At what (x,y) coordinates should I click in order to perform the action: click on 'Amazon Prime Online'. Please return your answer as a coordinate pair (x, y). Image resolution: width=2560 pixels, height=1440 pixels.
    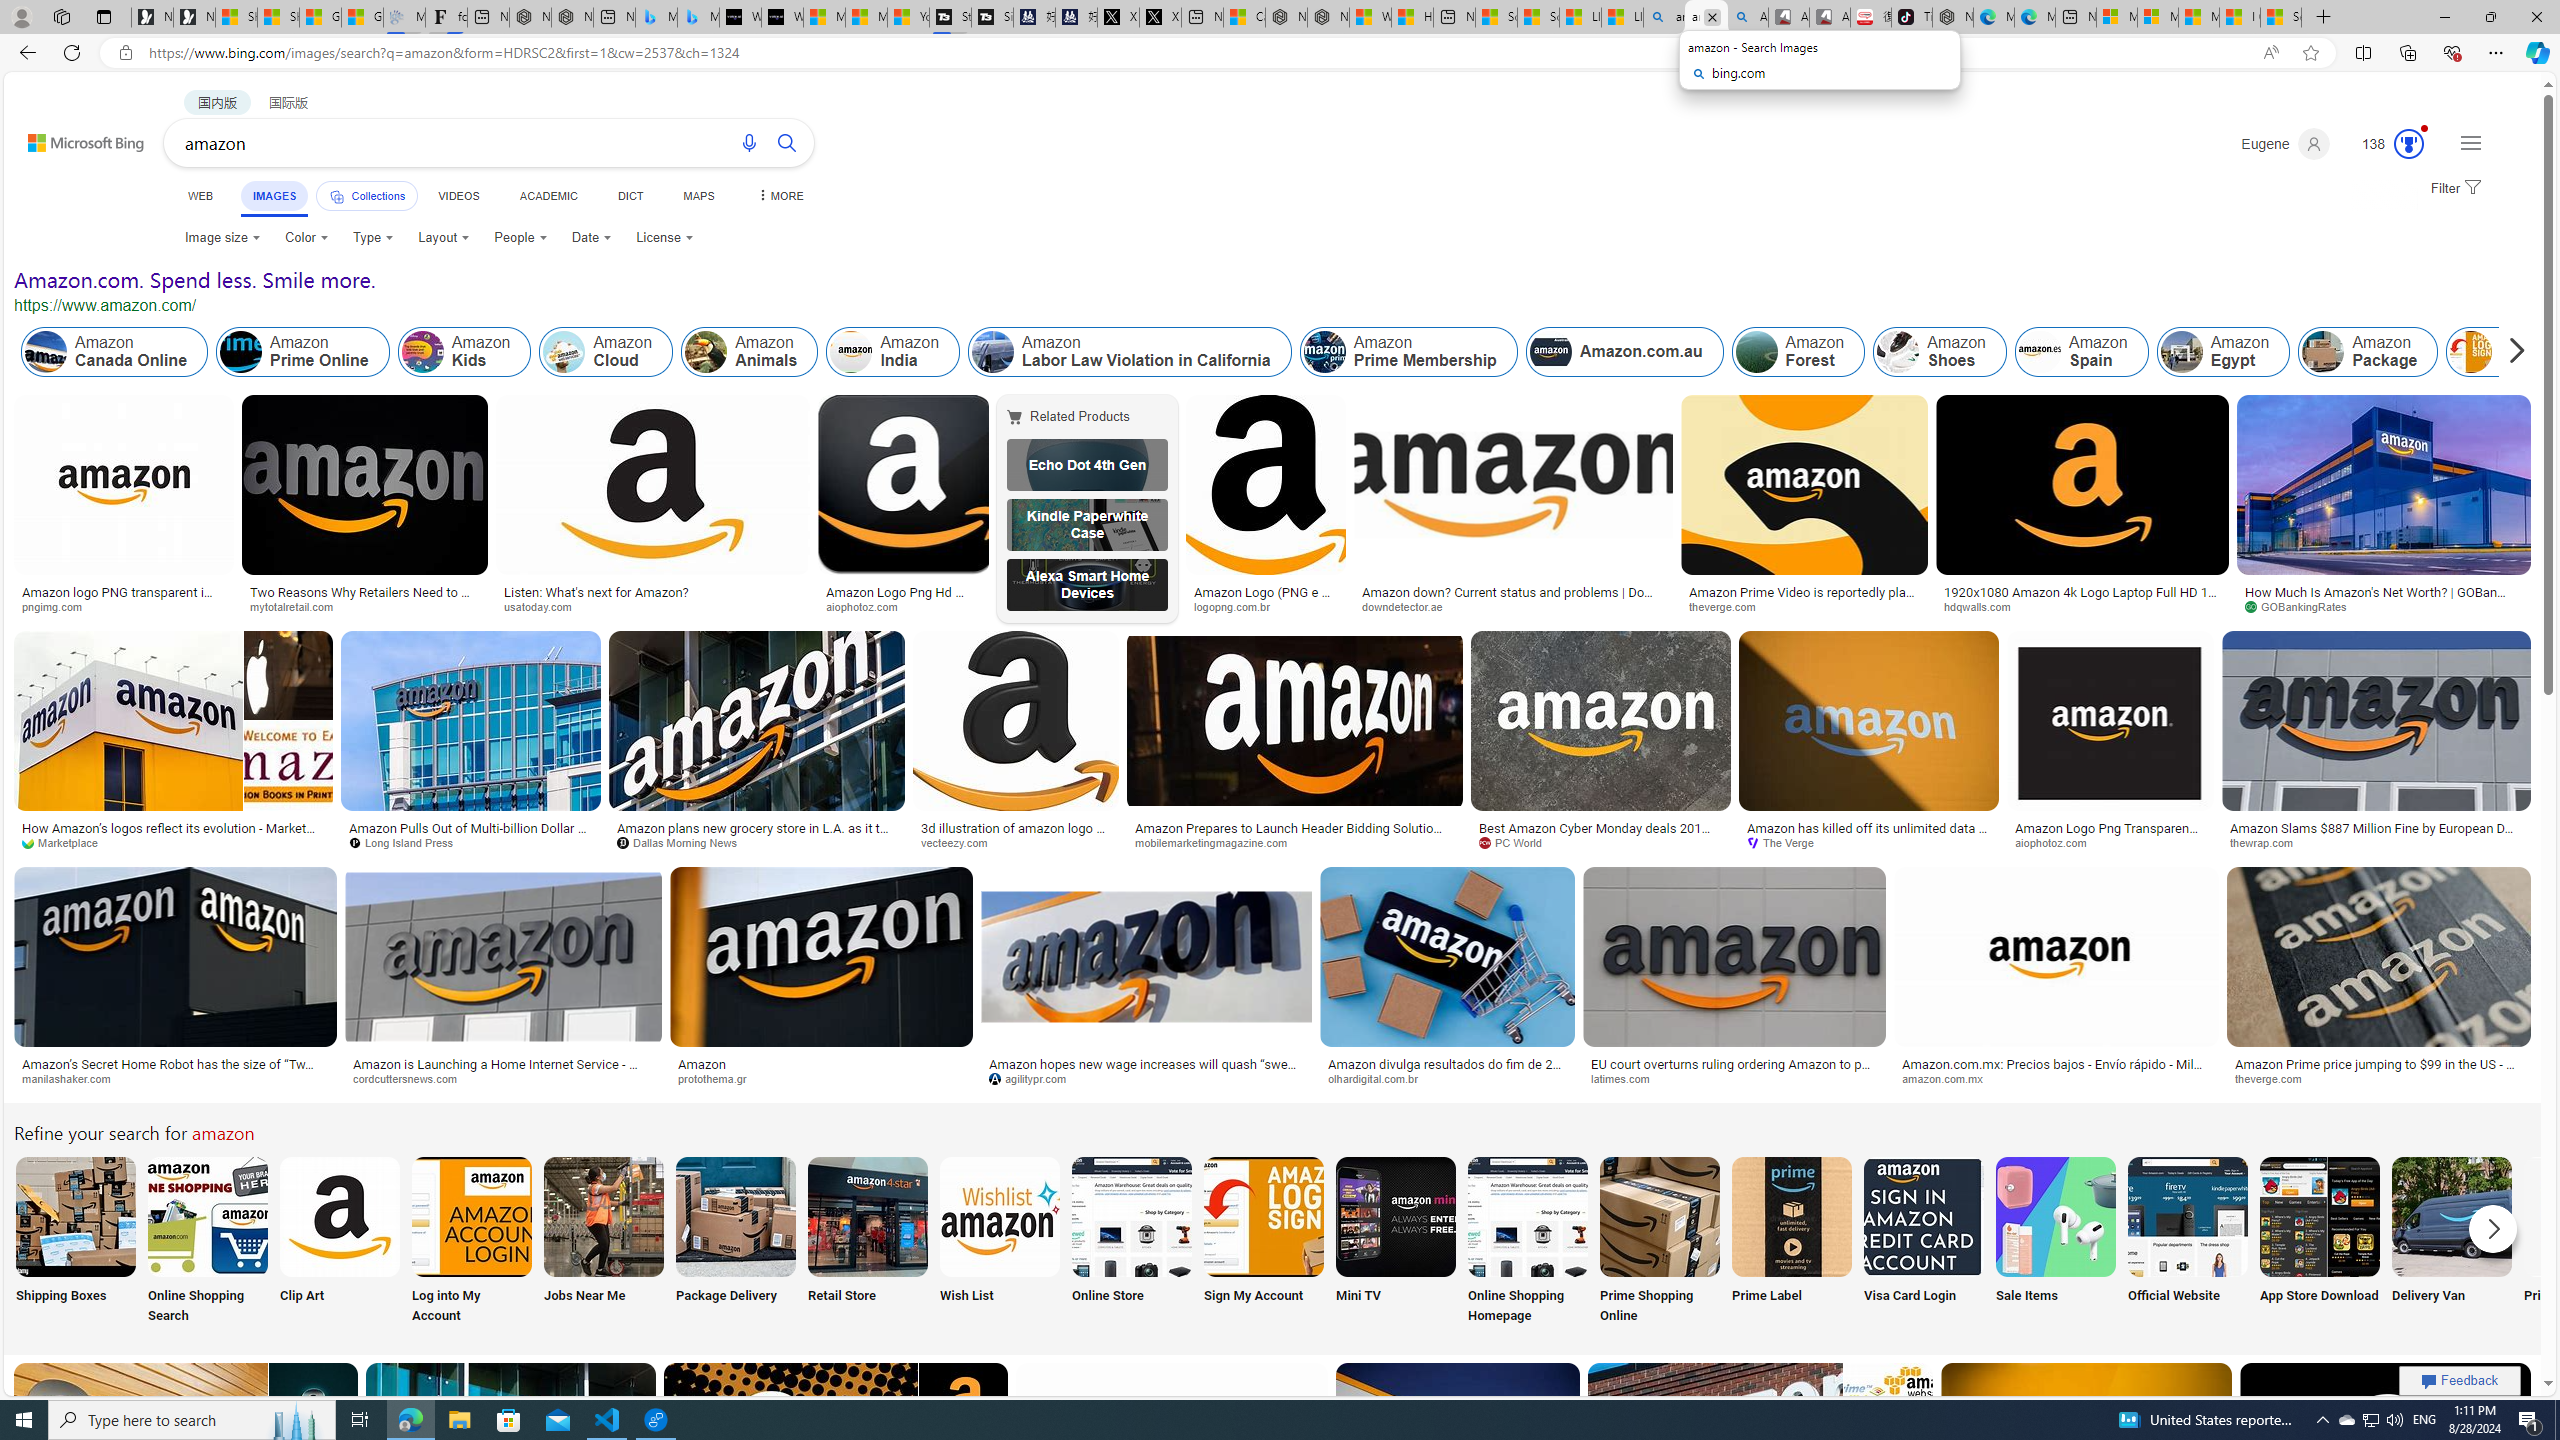
    Looking at the image, I should click on (302, 352).